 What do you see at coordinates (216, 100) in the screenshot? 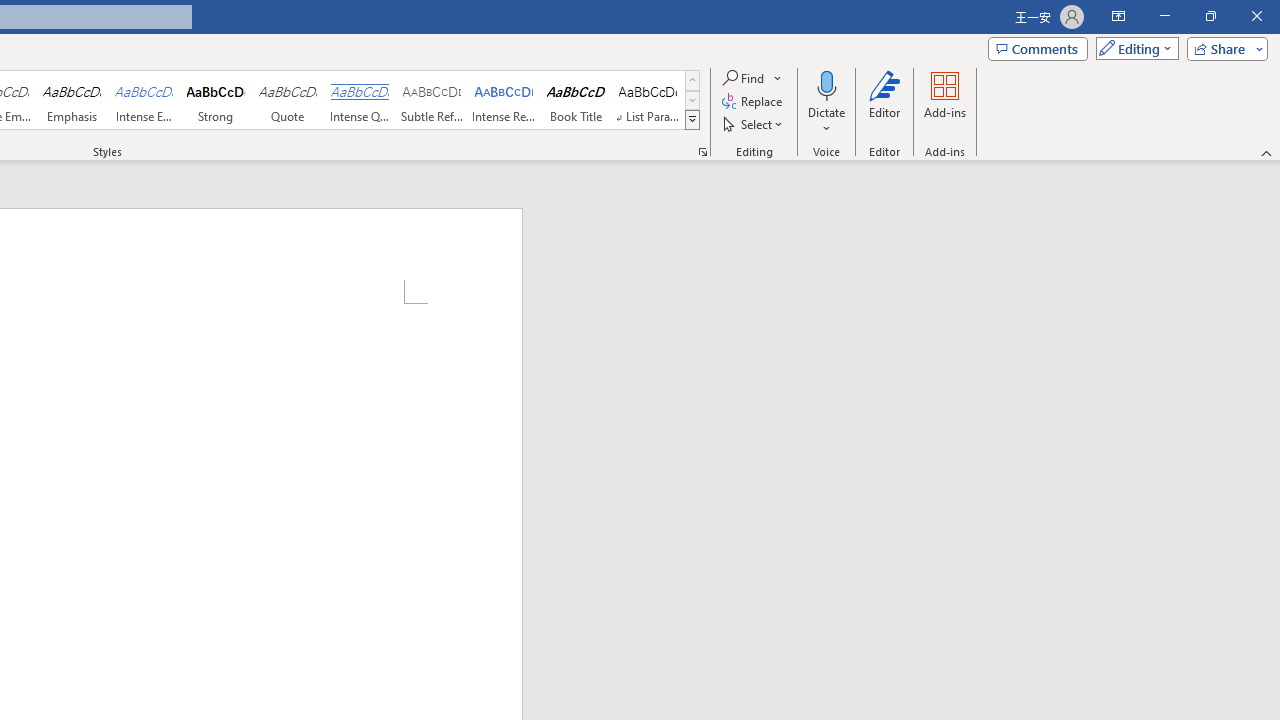
I see `'Strong'` at bounding box center [216, 100].